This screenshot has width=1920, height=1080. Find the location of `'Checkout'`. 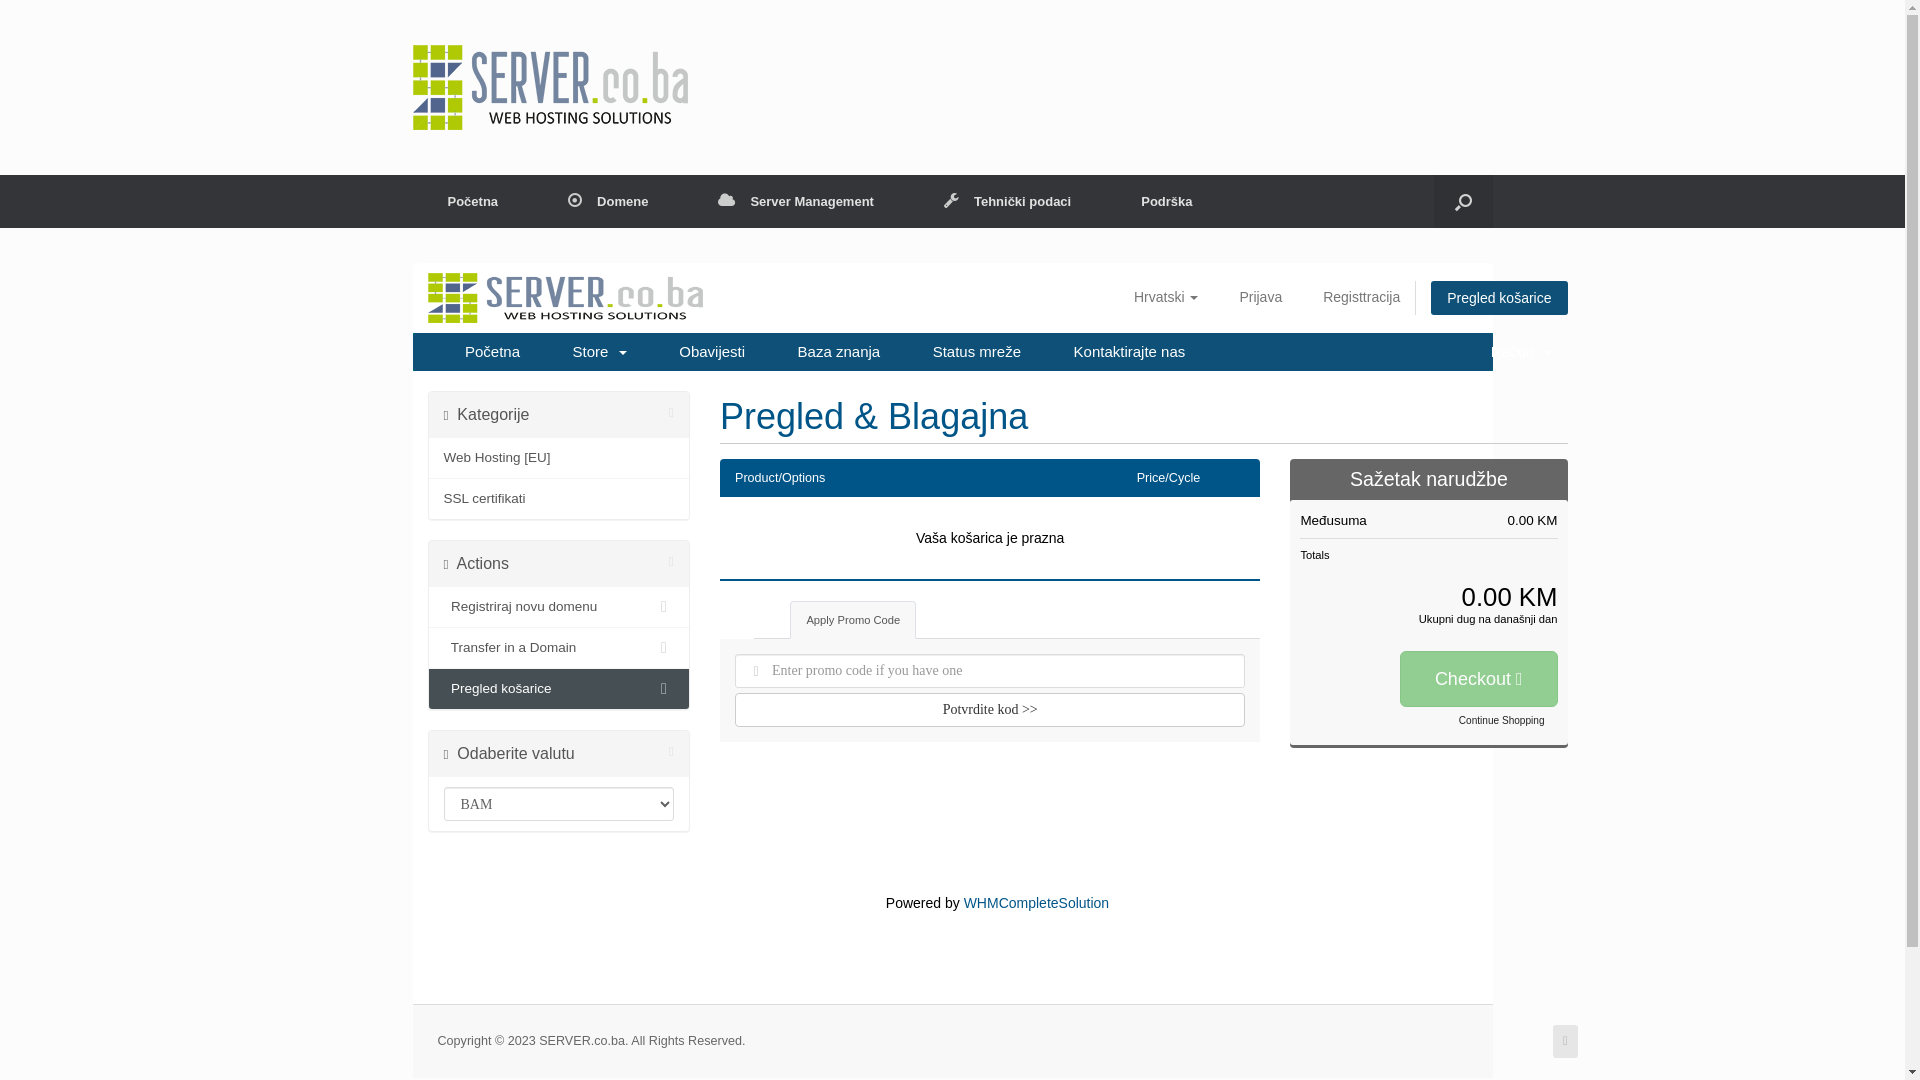

'Checkout' is located at coordinates (1478, 677).